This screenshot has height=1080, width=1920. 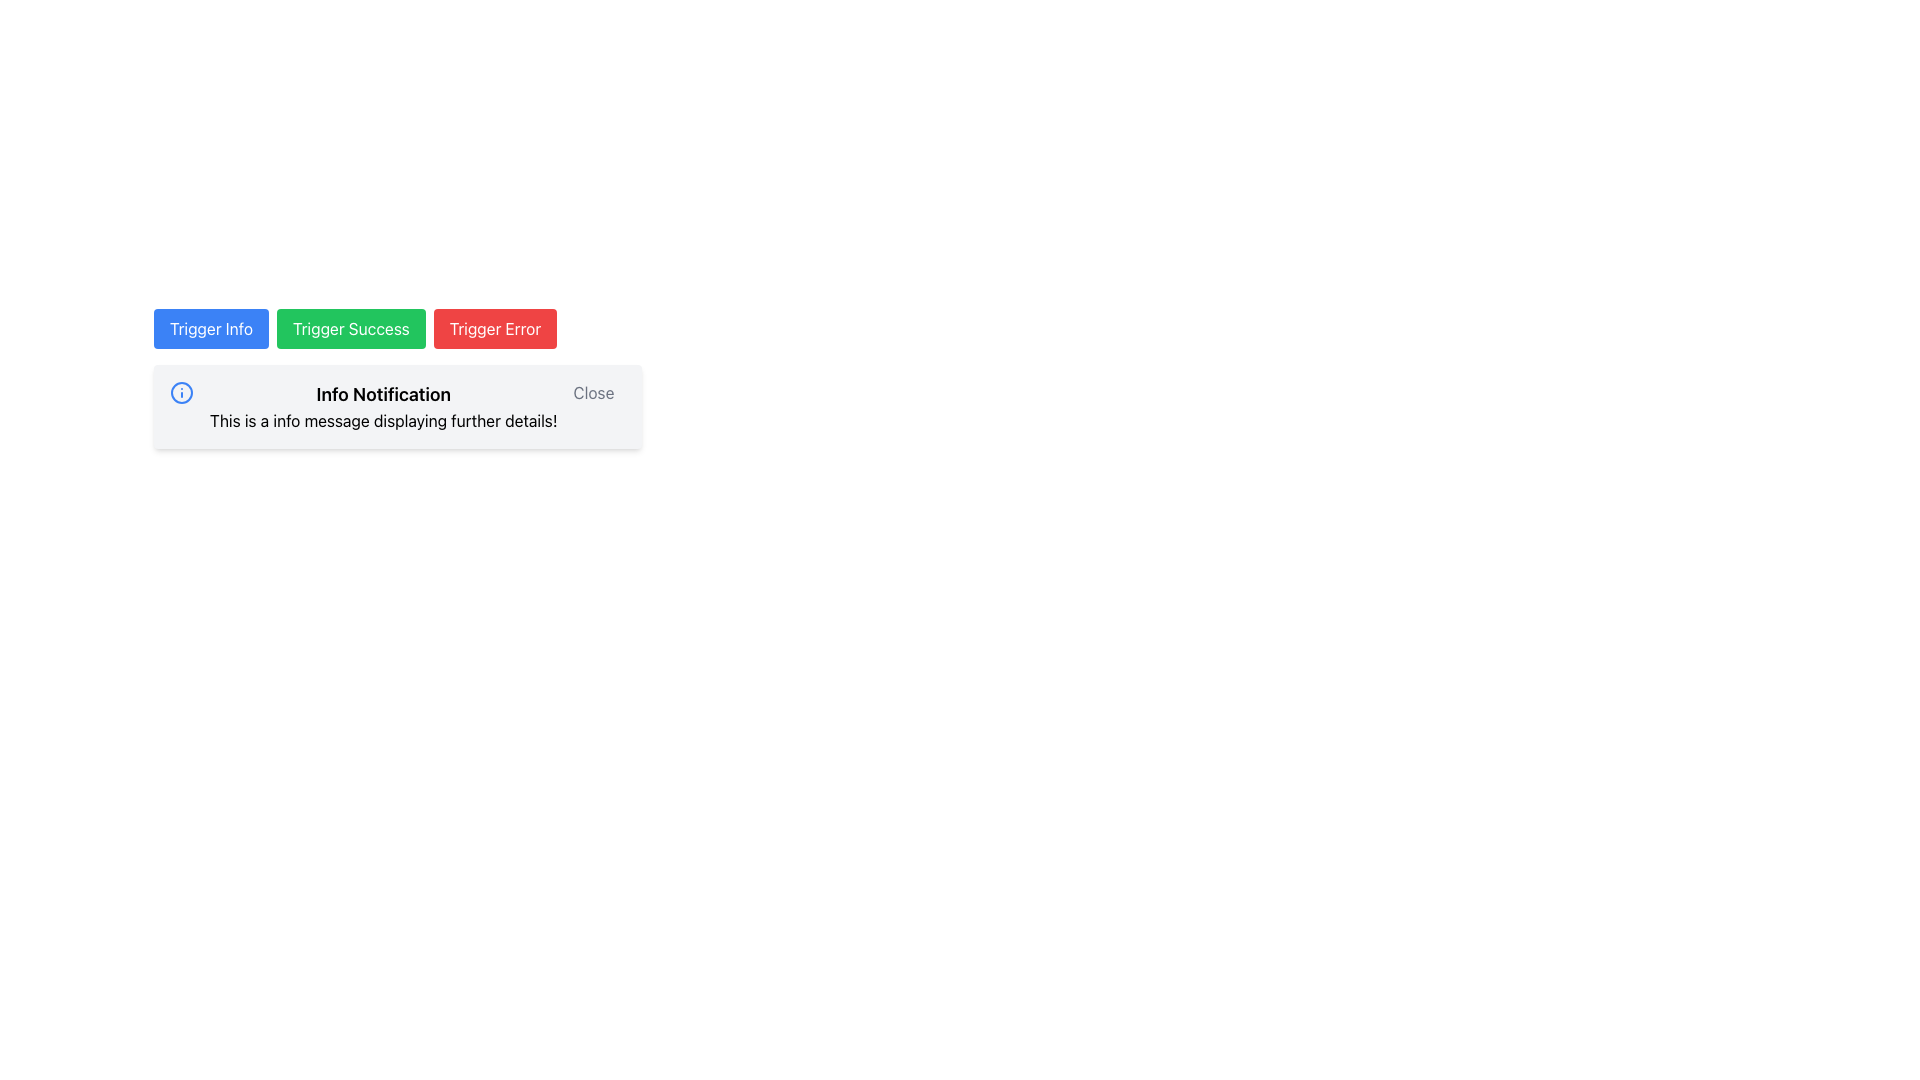 I want to click on the blue button labeled 'Trigger Info' with white text, which is the first button in a row of three buttons positioned above a notification card, so click(x=211, y=327).